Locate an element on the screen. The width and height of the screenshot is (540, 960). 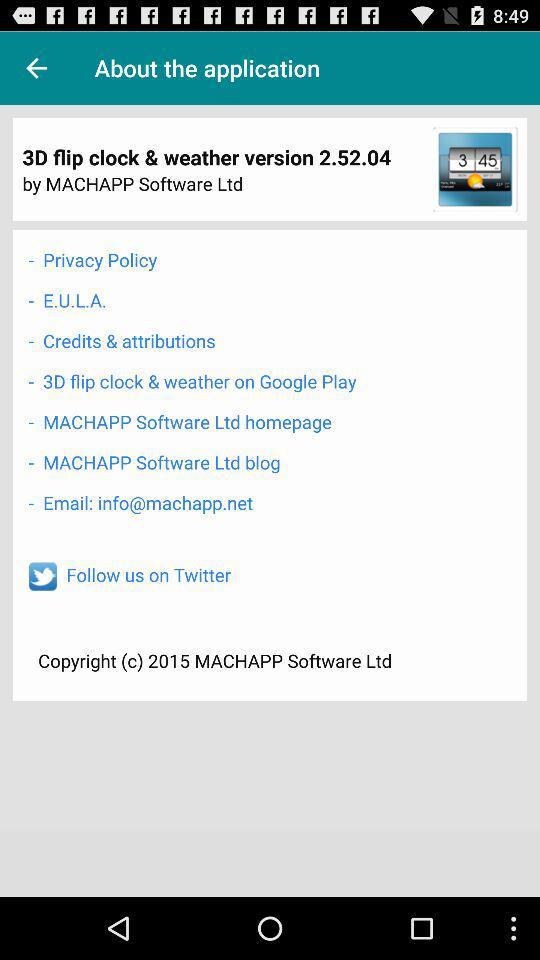
go back is located at coordinates (36, 68).